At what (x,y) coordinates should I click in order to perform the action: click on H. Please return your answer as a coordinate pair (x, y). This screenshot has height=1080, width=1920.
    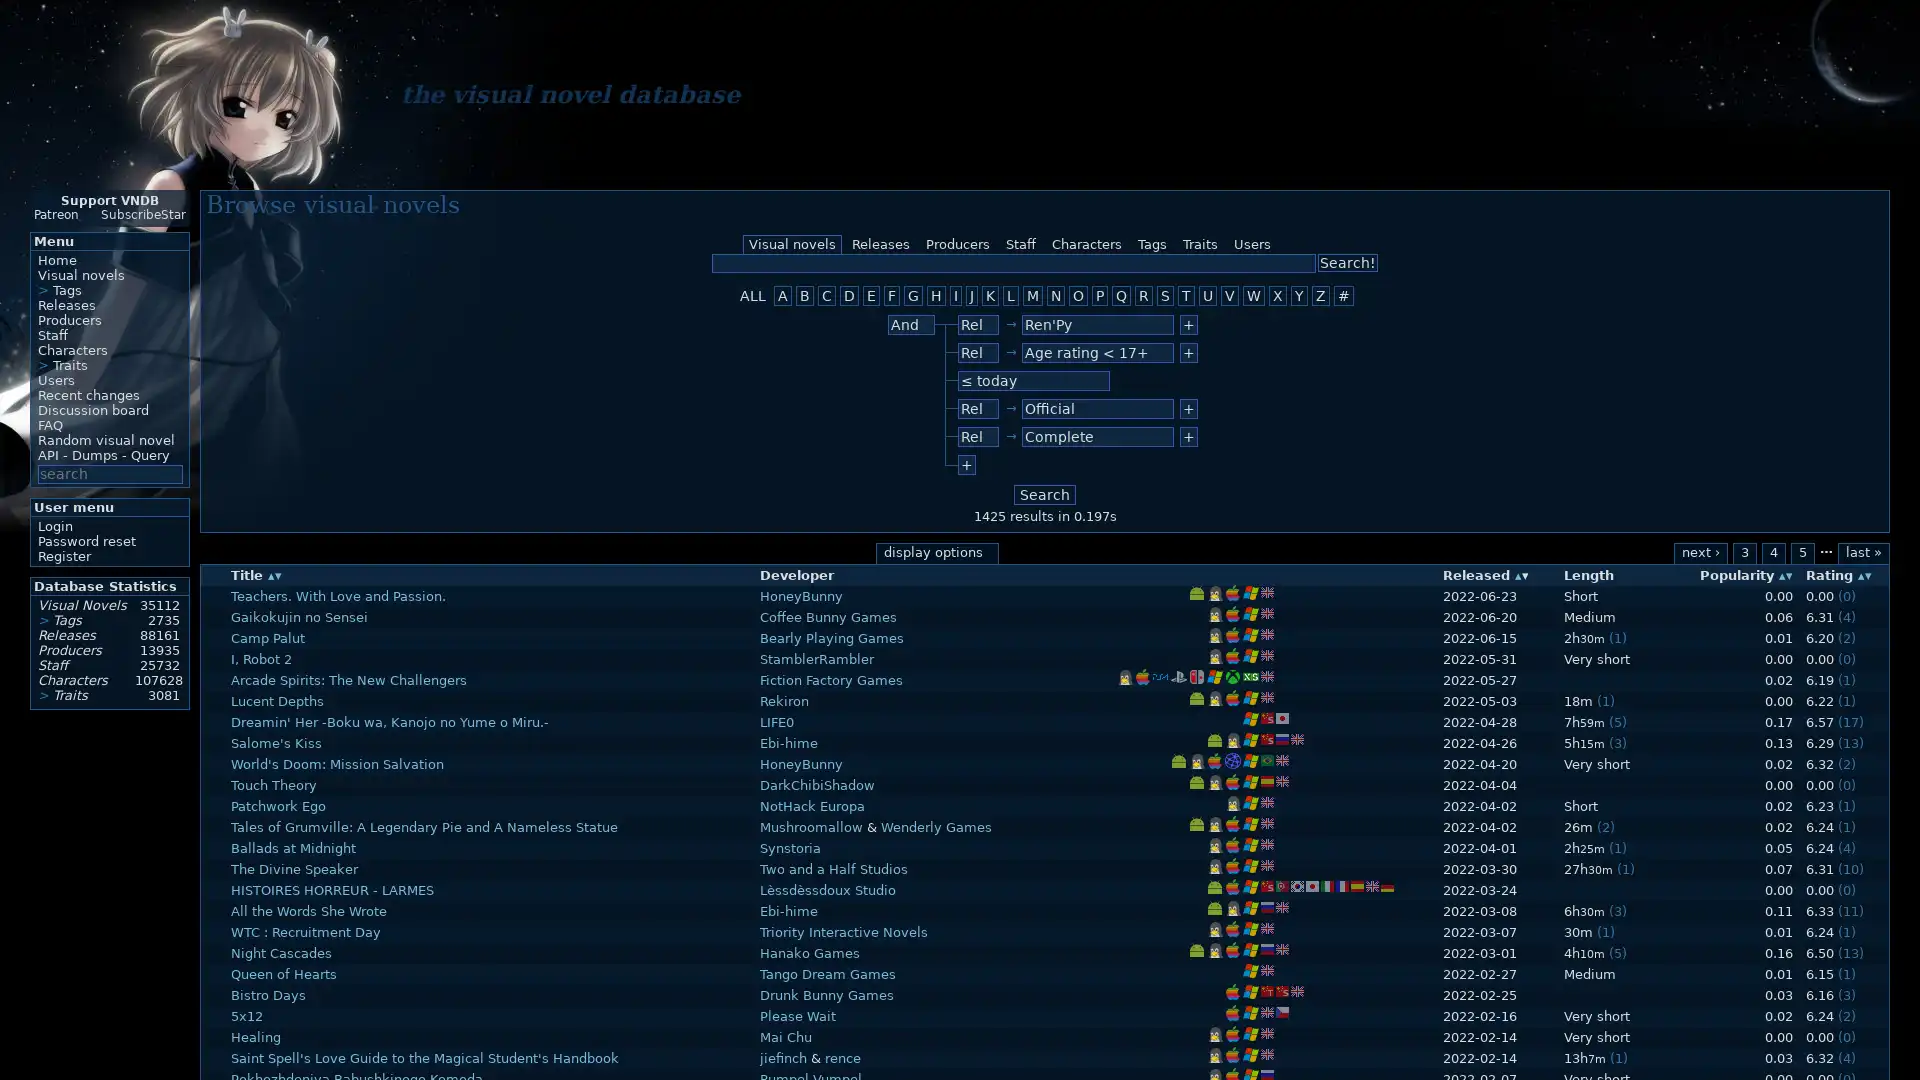
    Looking at the image, I should click on (935, 296).